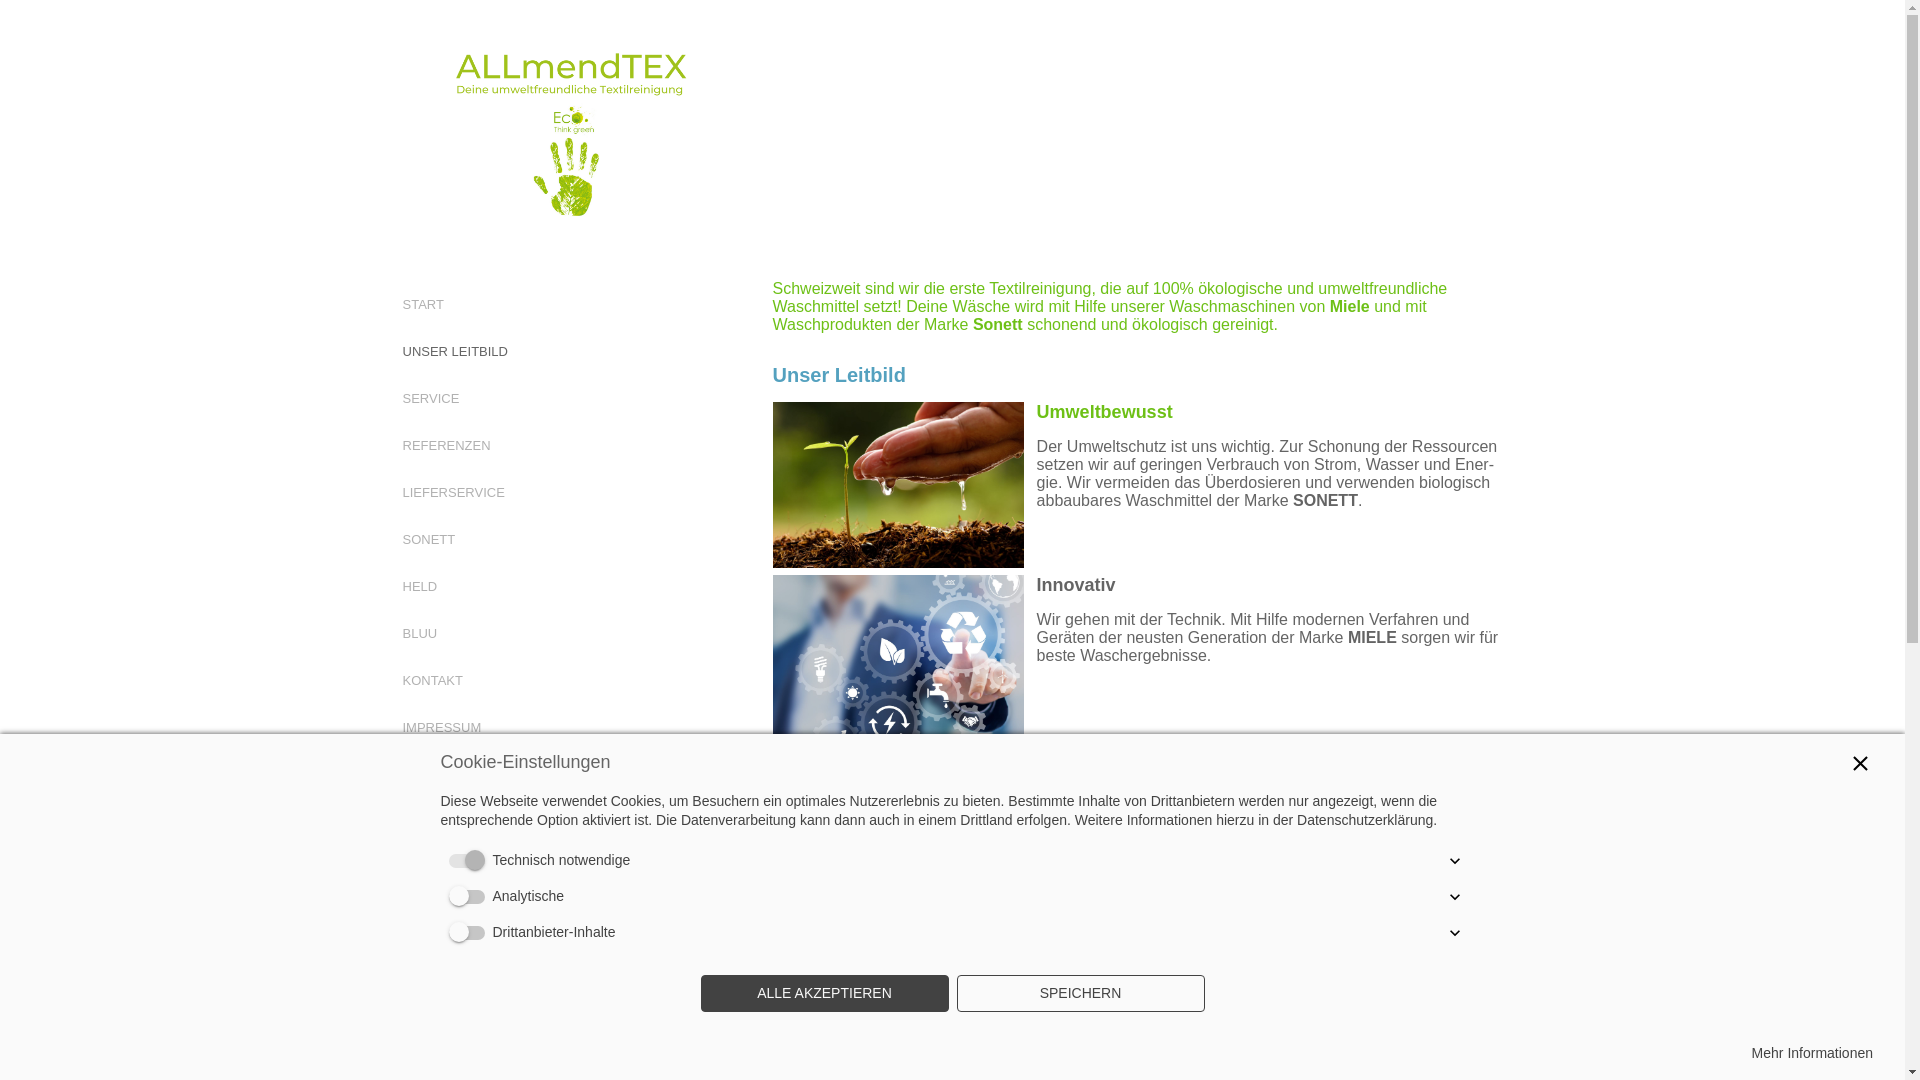  I want to click on 'UNSER LEITBILD', so click(453, 350).